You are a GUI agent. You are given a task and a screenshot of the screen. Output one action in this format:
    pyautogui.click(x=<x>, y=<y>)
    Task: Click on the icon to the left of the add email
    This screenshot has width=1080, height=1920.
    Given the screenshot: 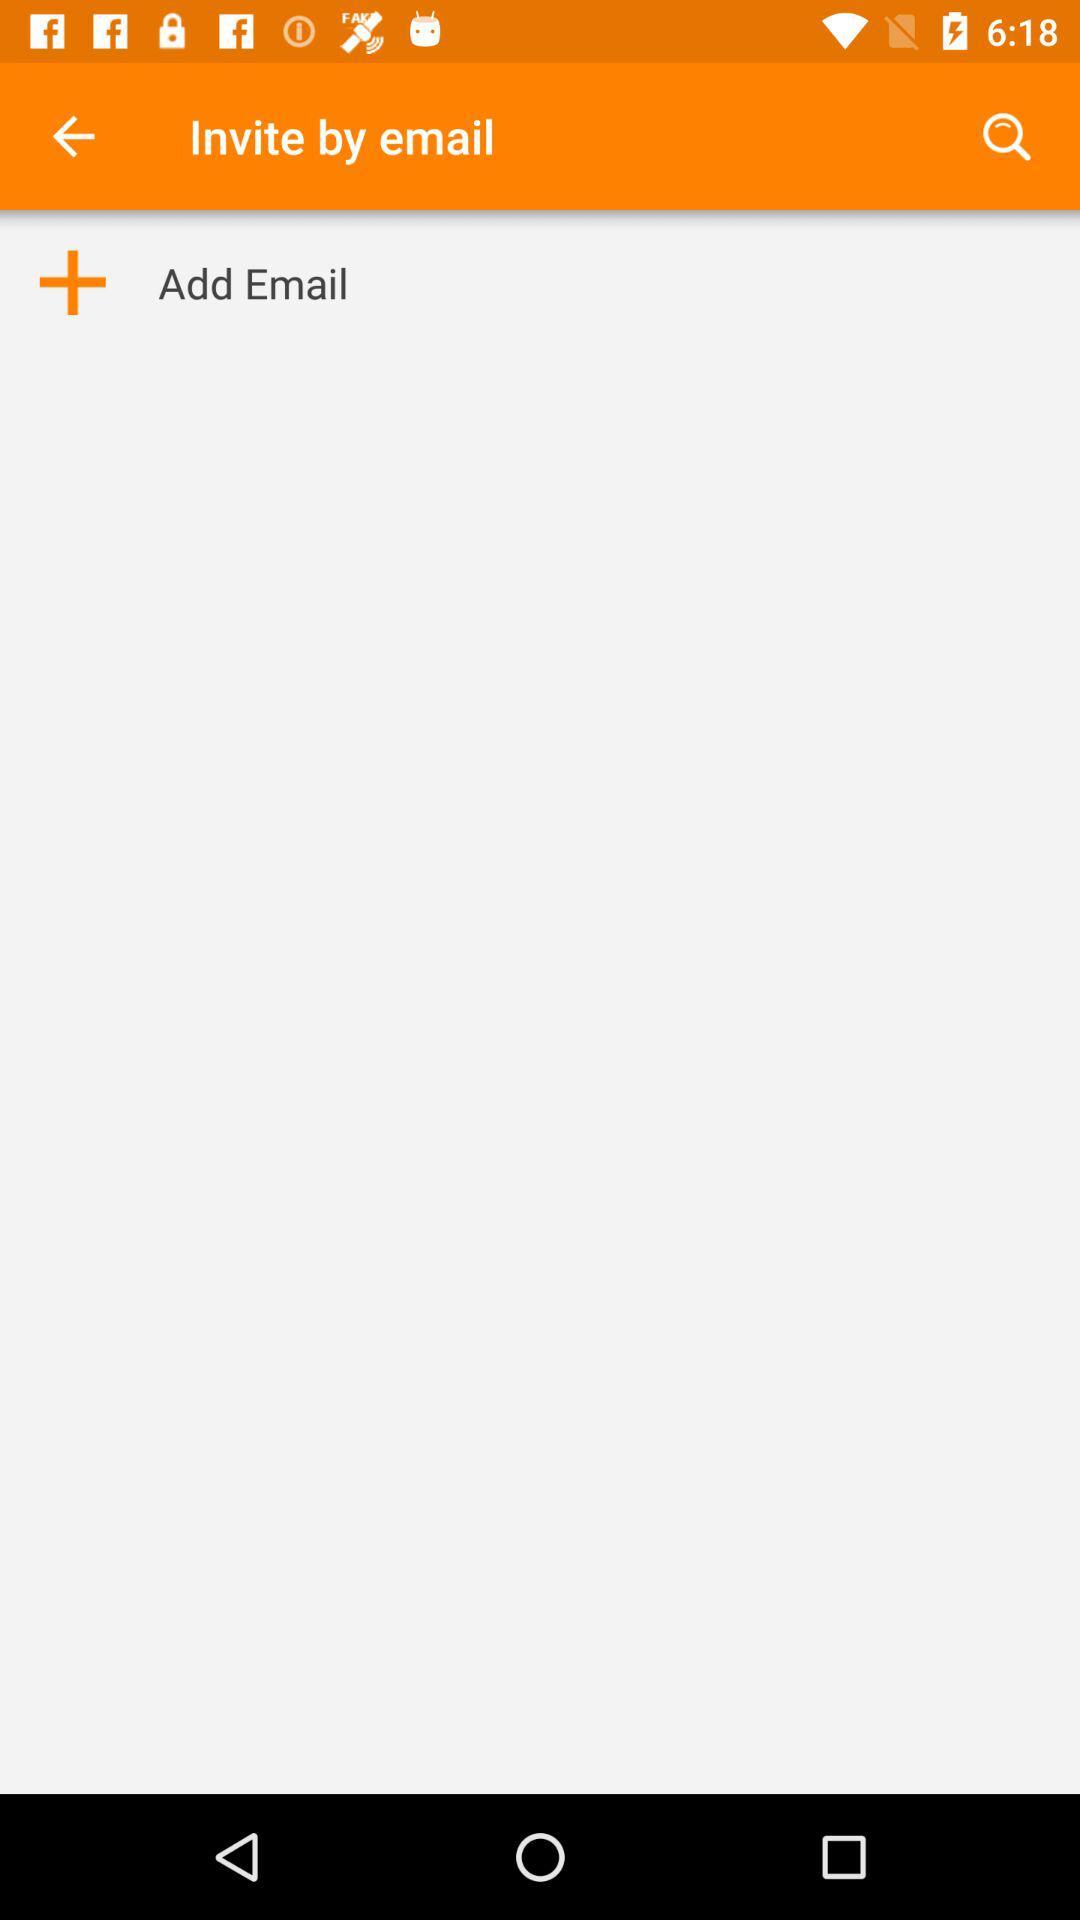 What is the action you would take?
    pyautogui.click(x=71, y=281)
    